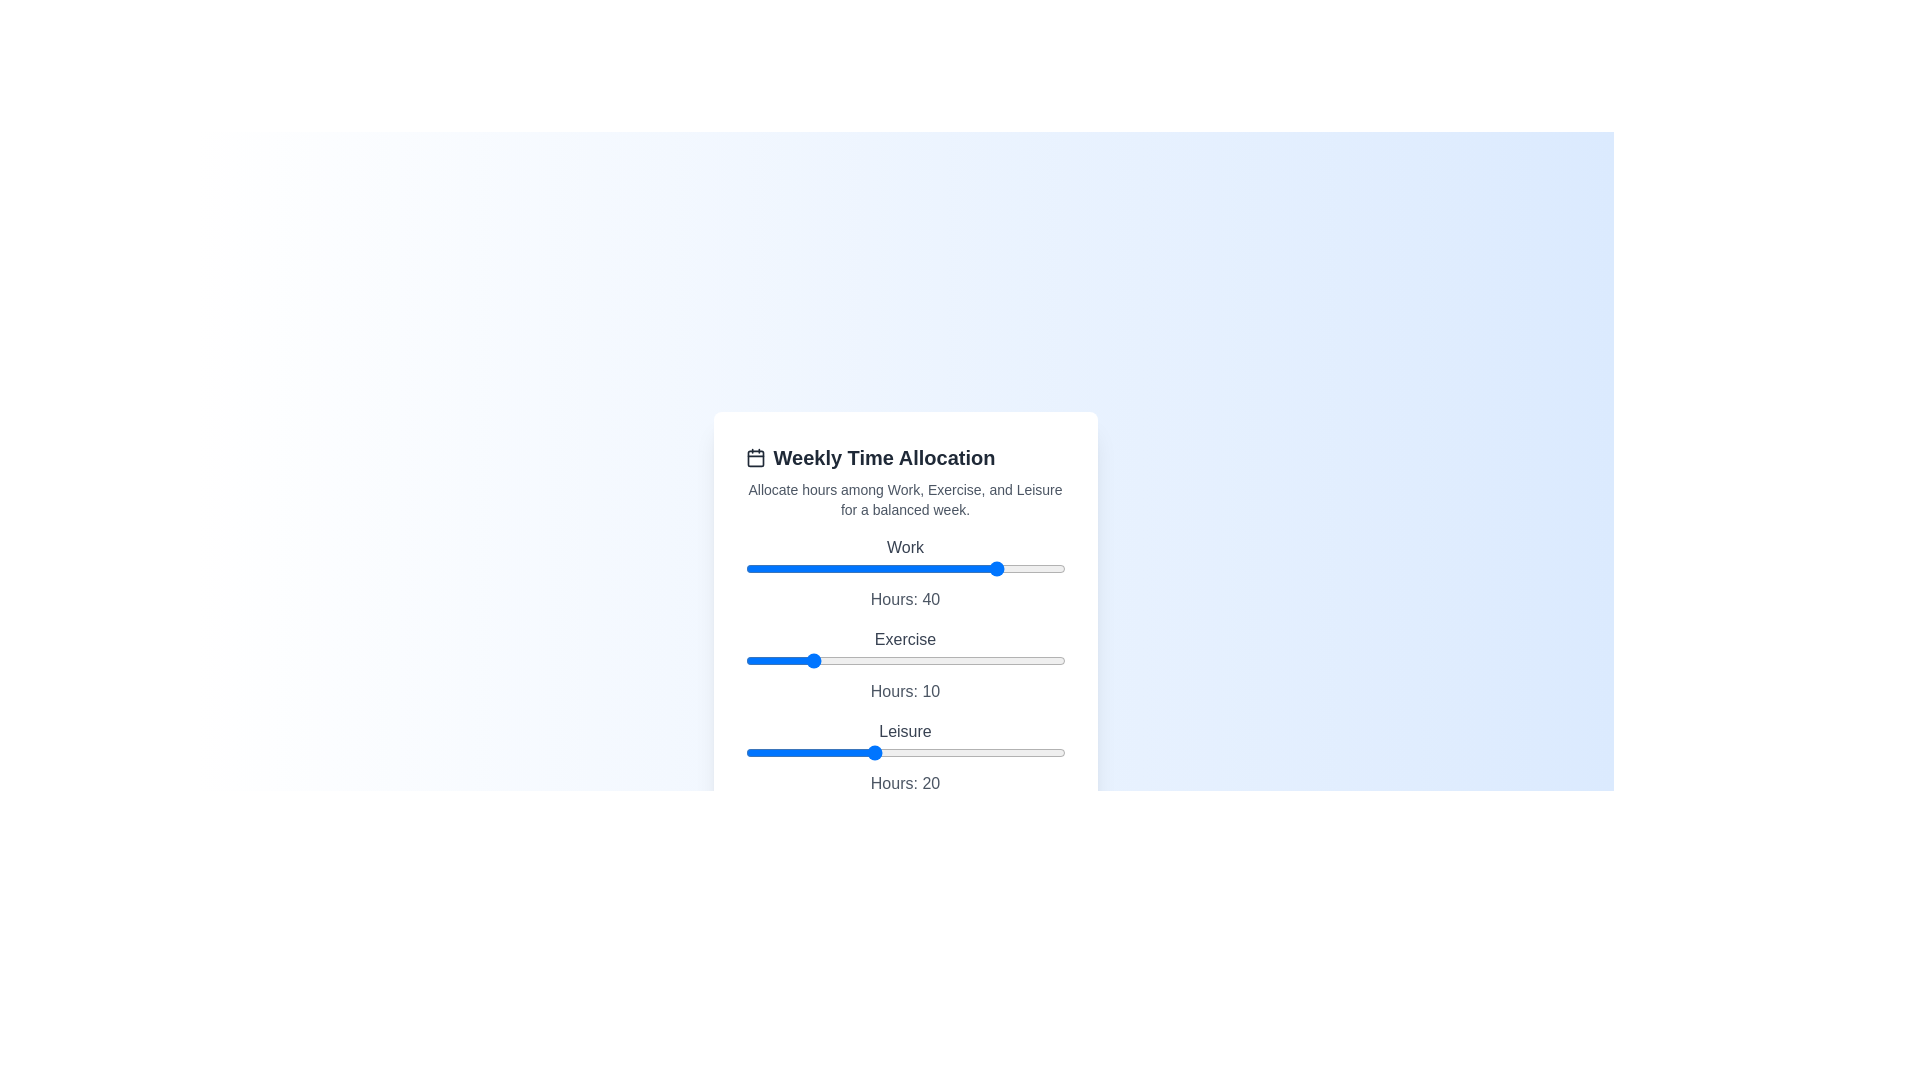 This screenshot has height=1080, width=1920. Describe the element at coordinates (904, 569) in the screenshot. I see `the slider associated with the label Work` at that location.